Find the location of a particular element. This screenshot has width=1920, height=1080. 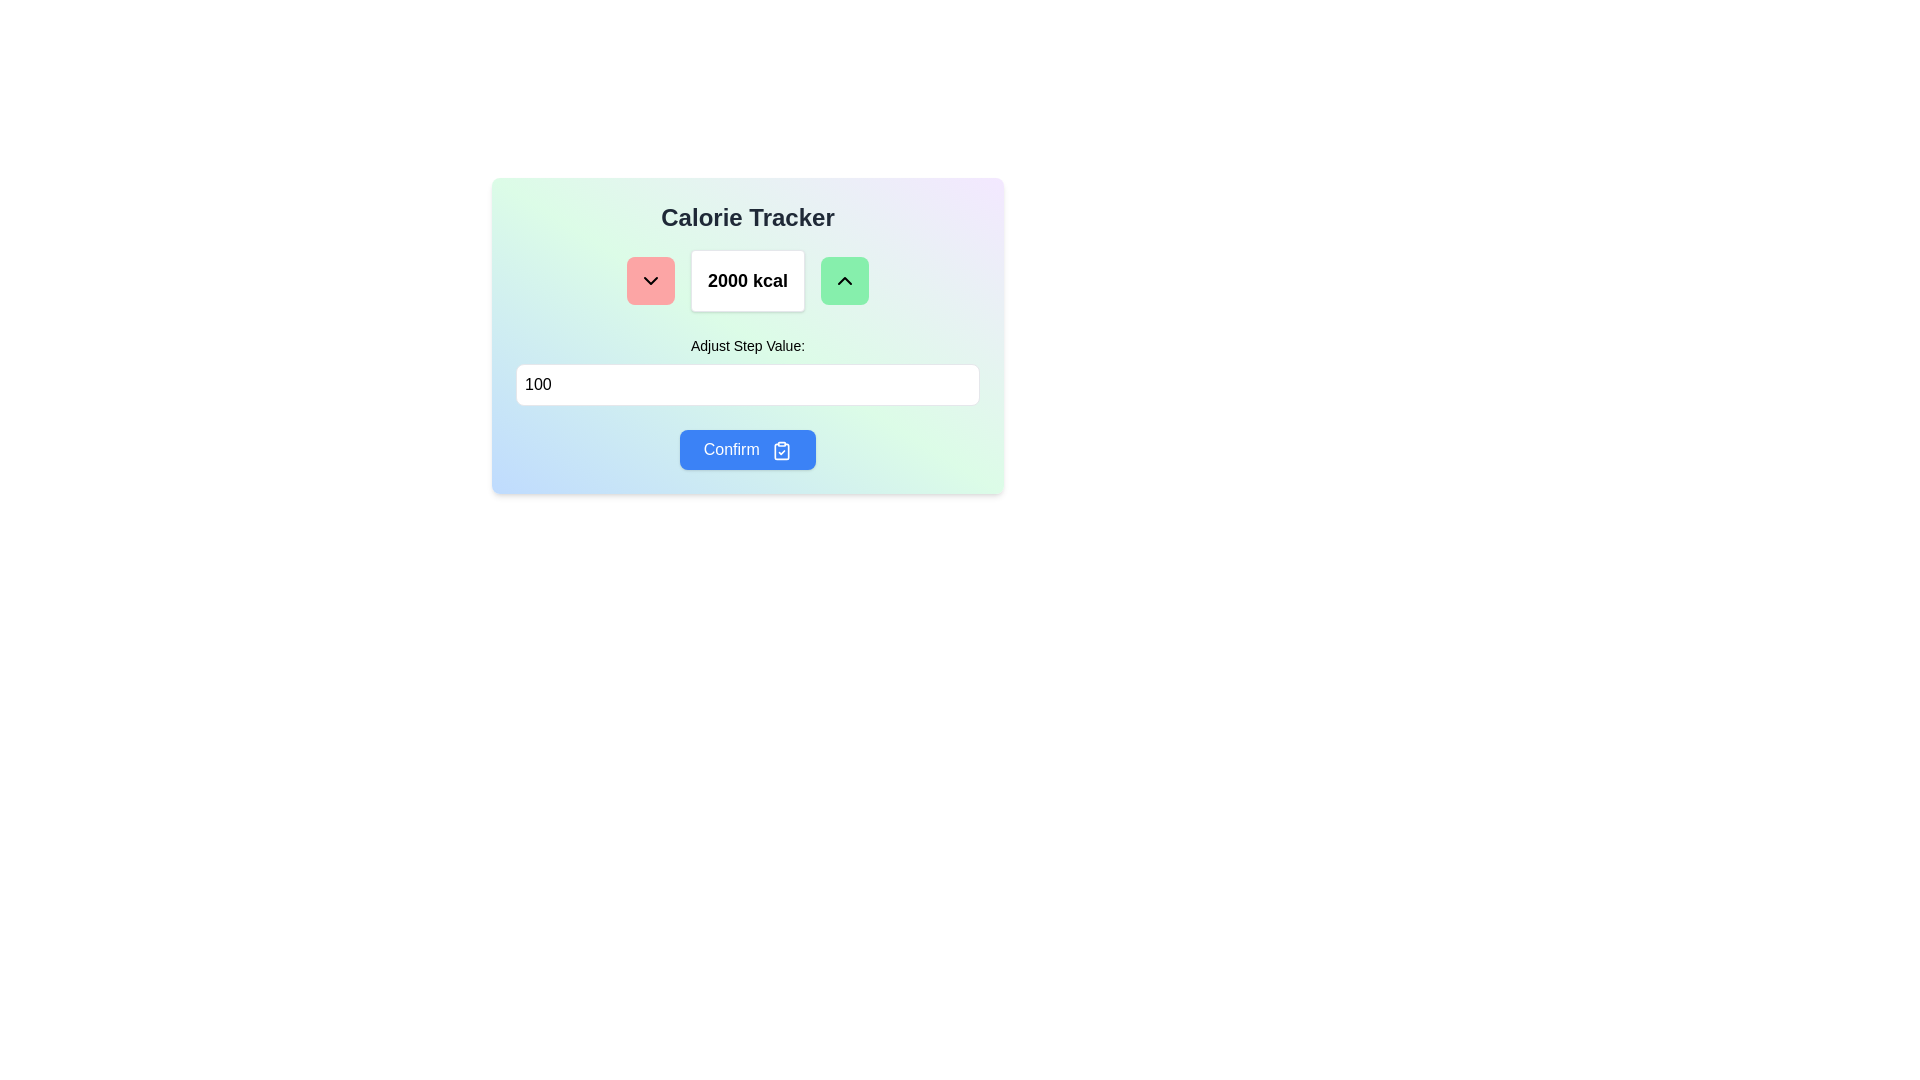

the increment button located on the right side of the 'Calorie Tracker' panel is located at coordinates (844, 281).